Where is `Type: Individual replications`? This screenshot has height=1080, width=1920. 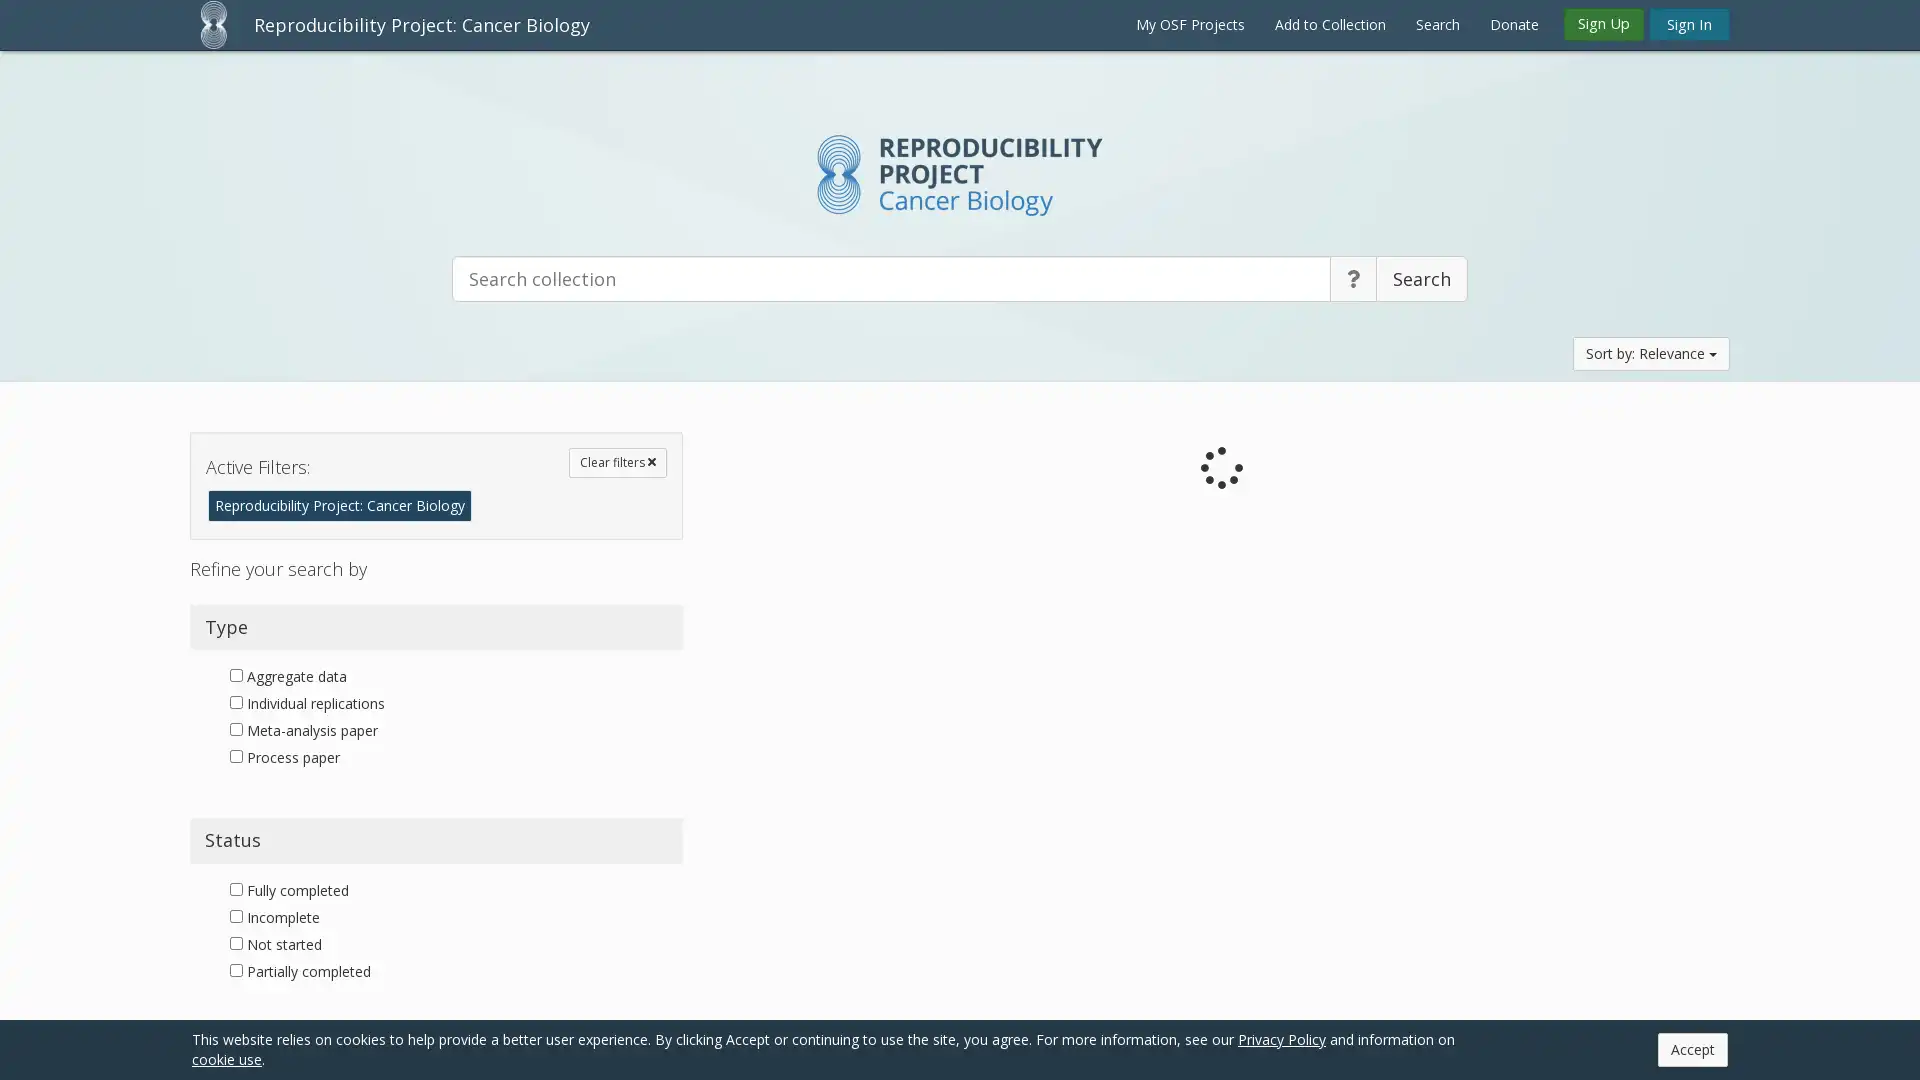
Type: Individual replications is located at coordinates (826, 604).